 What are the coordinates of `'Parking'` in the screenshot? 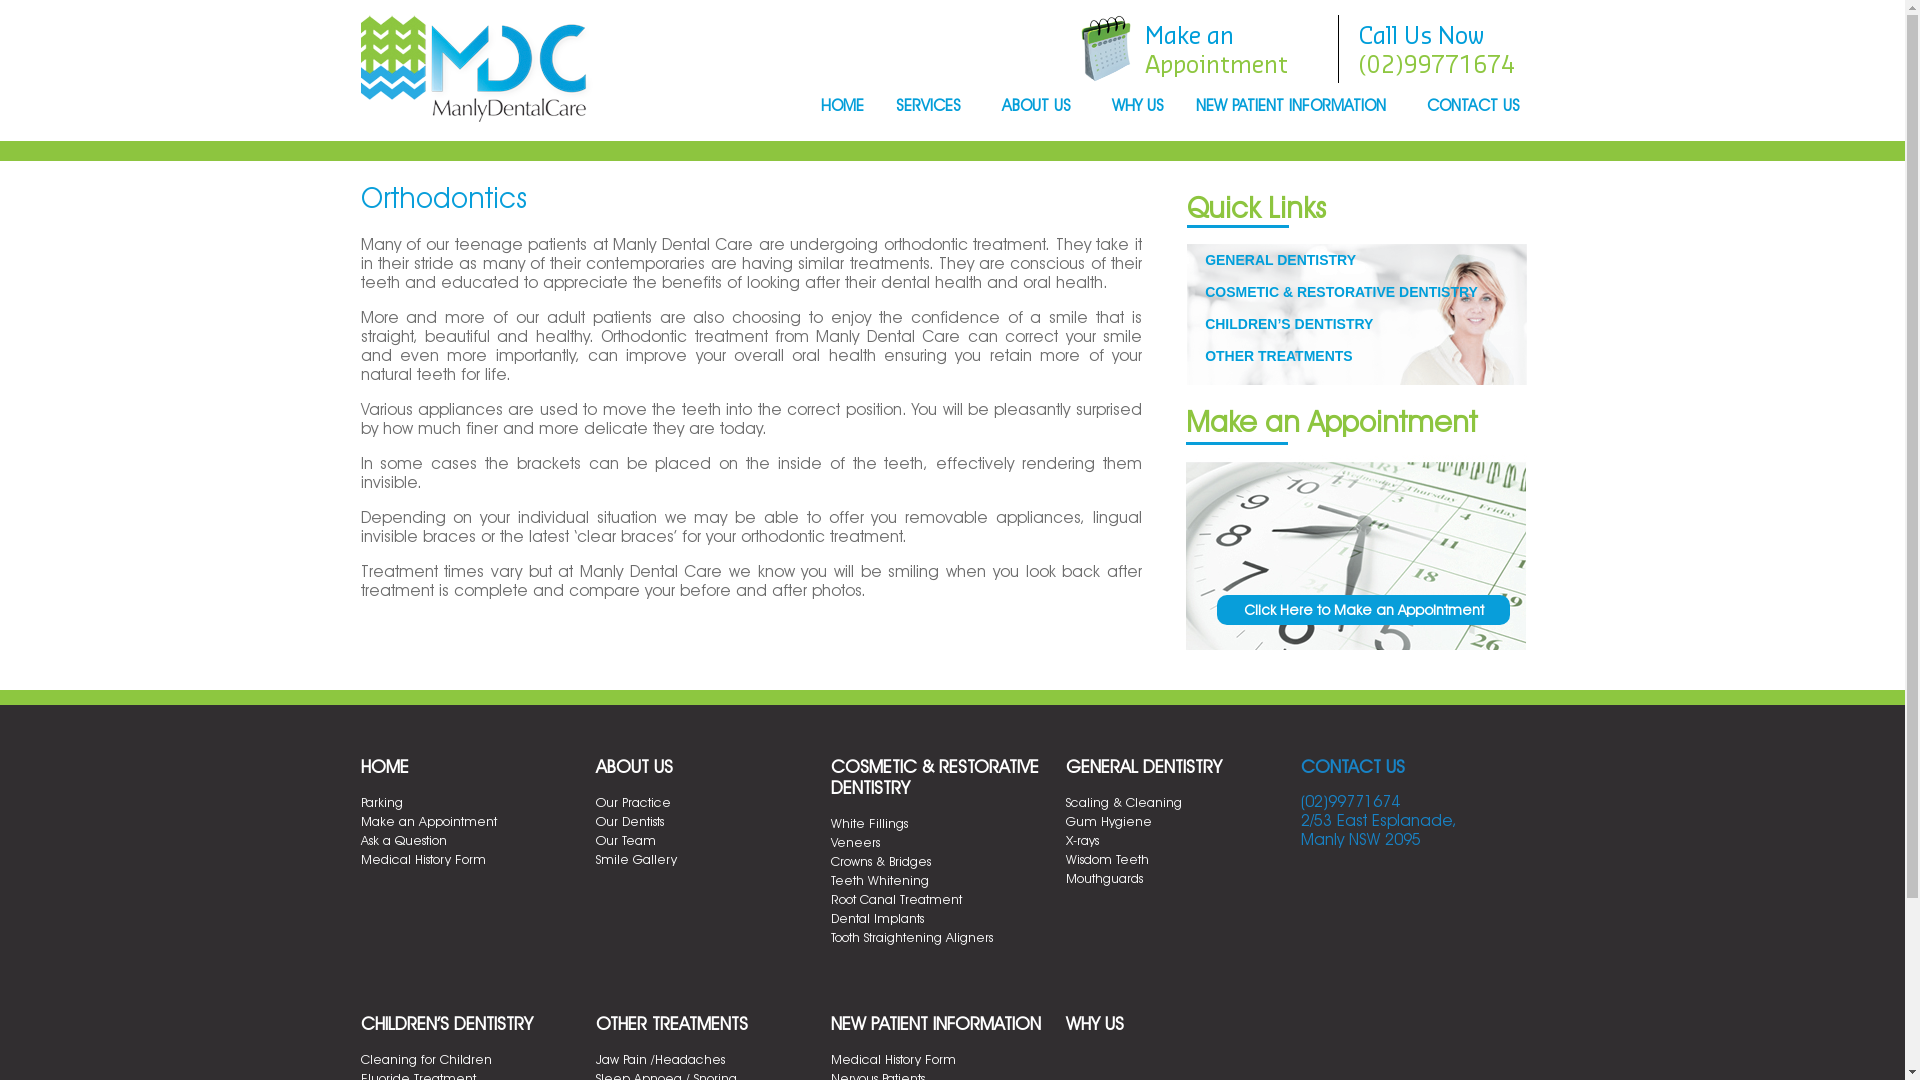 It's located at (380, 801).